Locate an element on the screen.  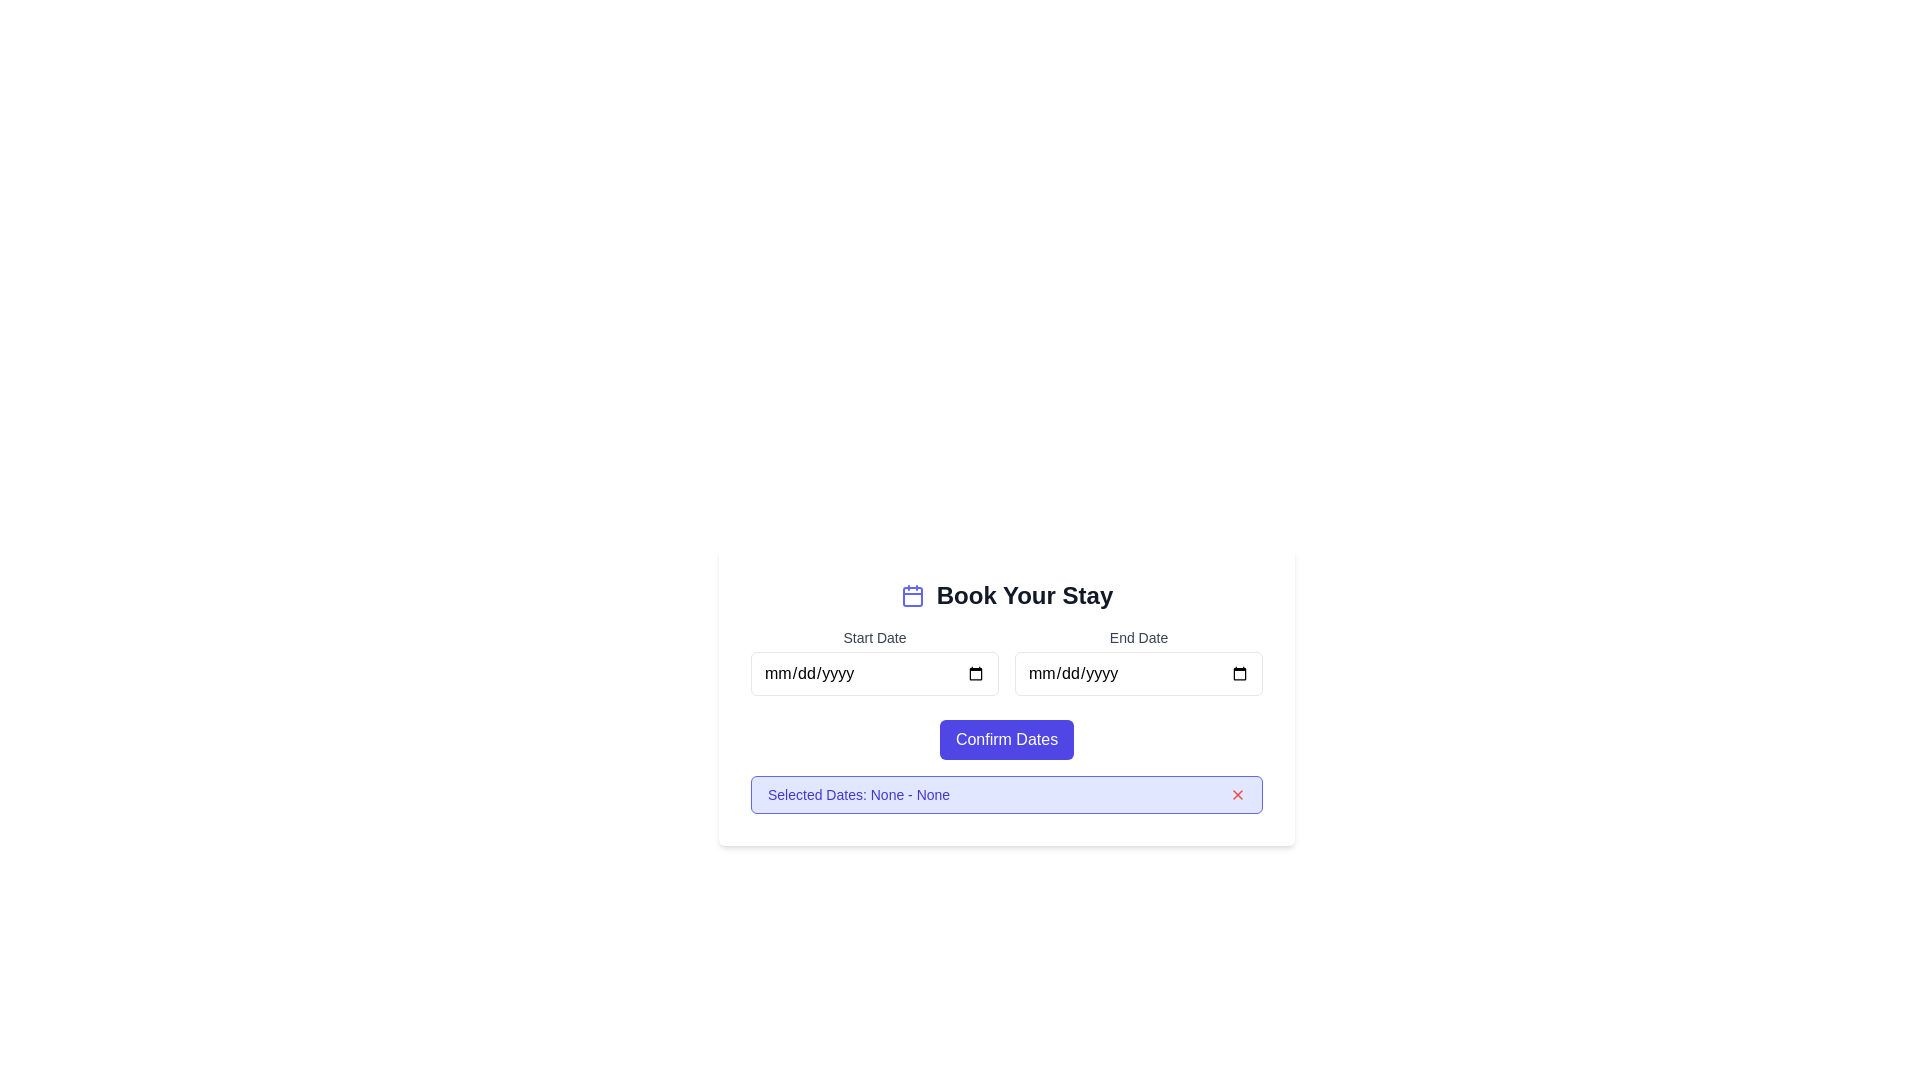
the compact rectangular button with an 'X' icon styled in red, located at the far right end of the section displaying 'Selected Dates: None - None' is located at coordinates (1237, 793).